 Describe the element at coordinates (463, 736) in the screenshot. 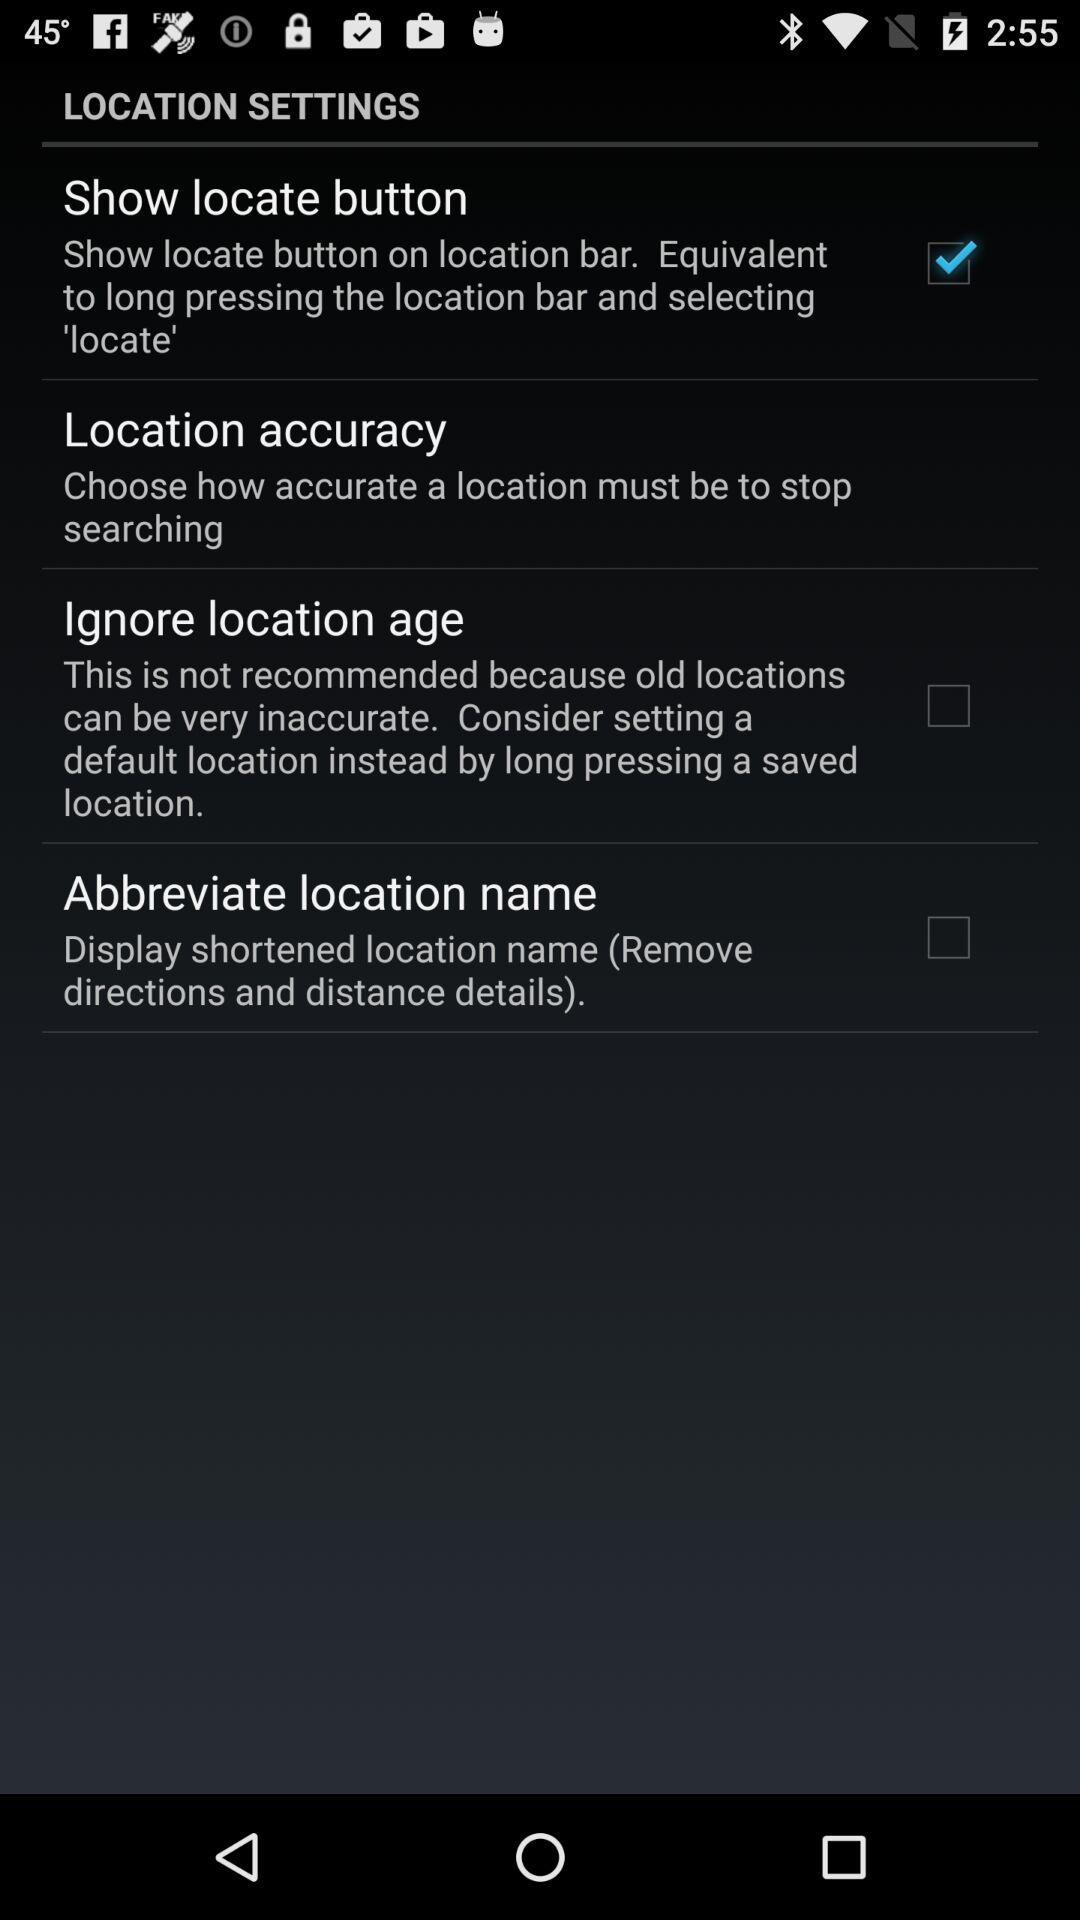

I see `the app above abbreviate location name` at that location.